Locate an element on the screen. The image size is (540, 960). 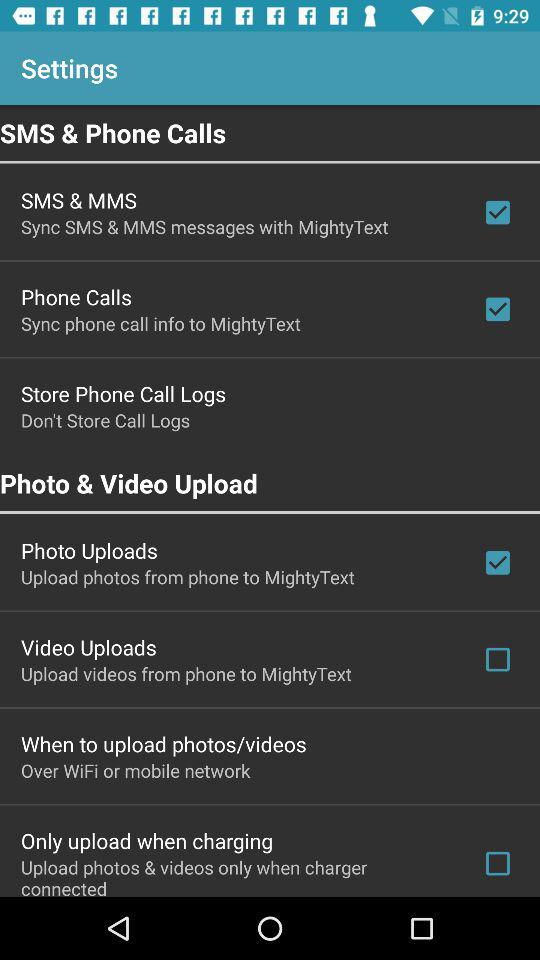
photo & video upload item is located at coordinates (270, 482).